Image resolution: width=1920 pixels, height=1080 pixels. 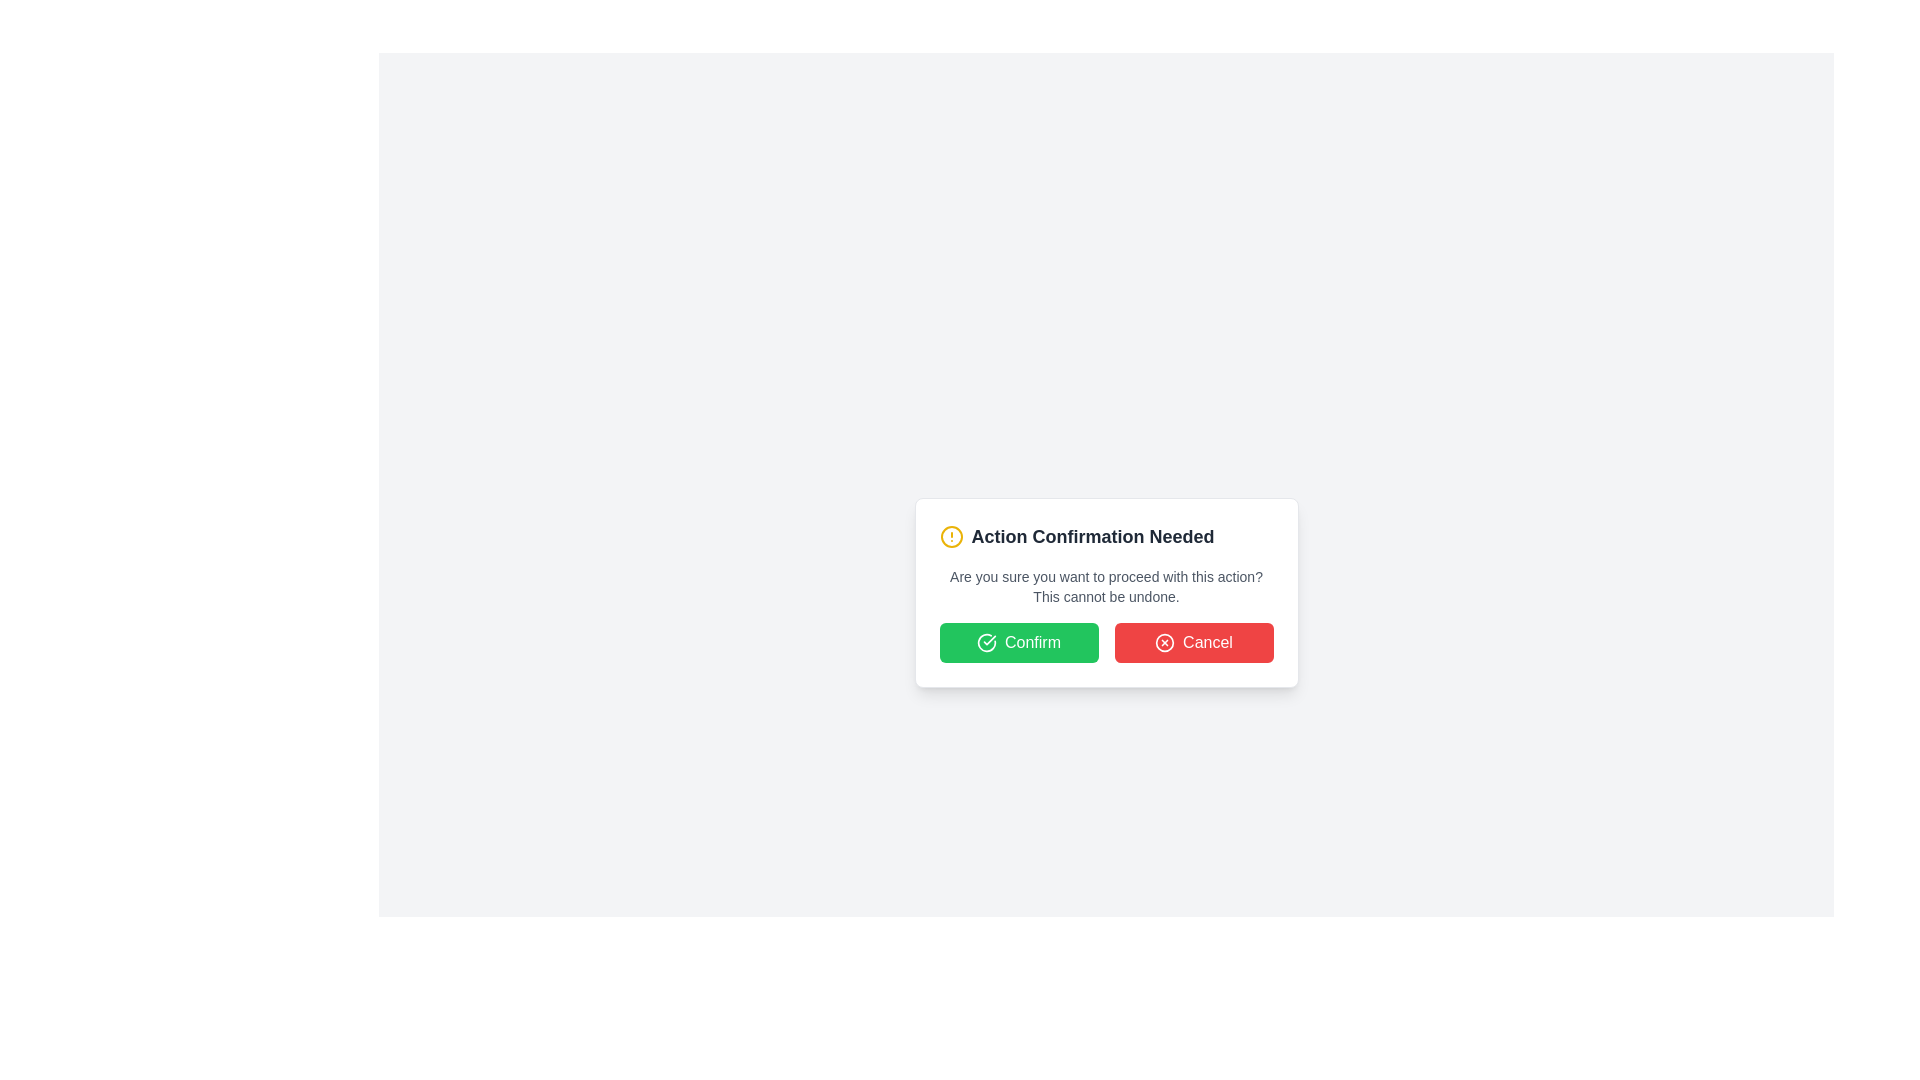 I want to click on the leftmost confirmation button in the dialog box to confirm the action, so click(x=1018, y=643).